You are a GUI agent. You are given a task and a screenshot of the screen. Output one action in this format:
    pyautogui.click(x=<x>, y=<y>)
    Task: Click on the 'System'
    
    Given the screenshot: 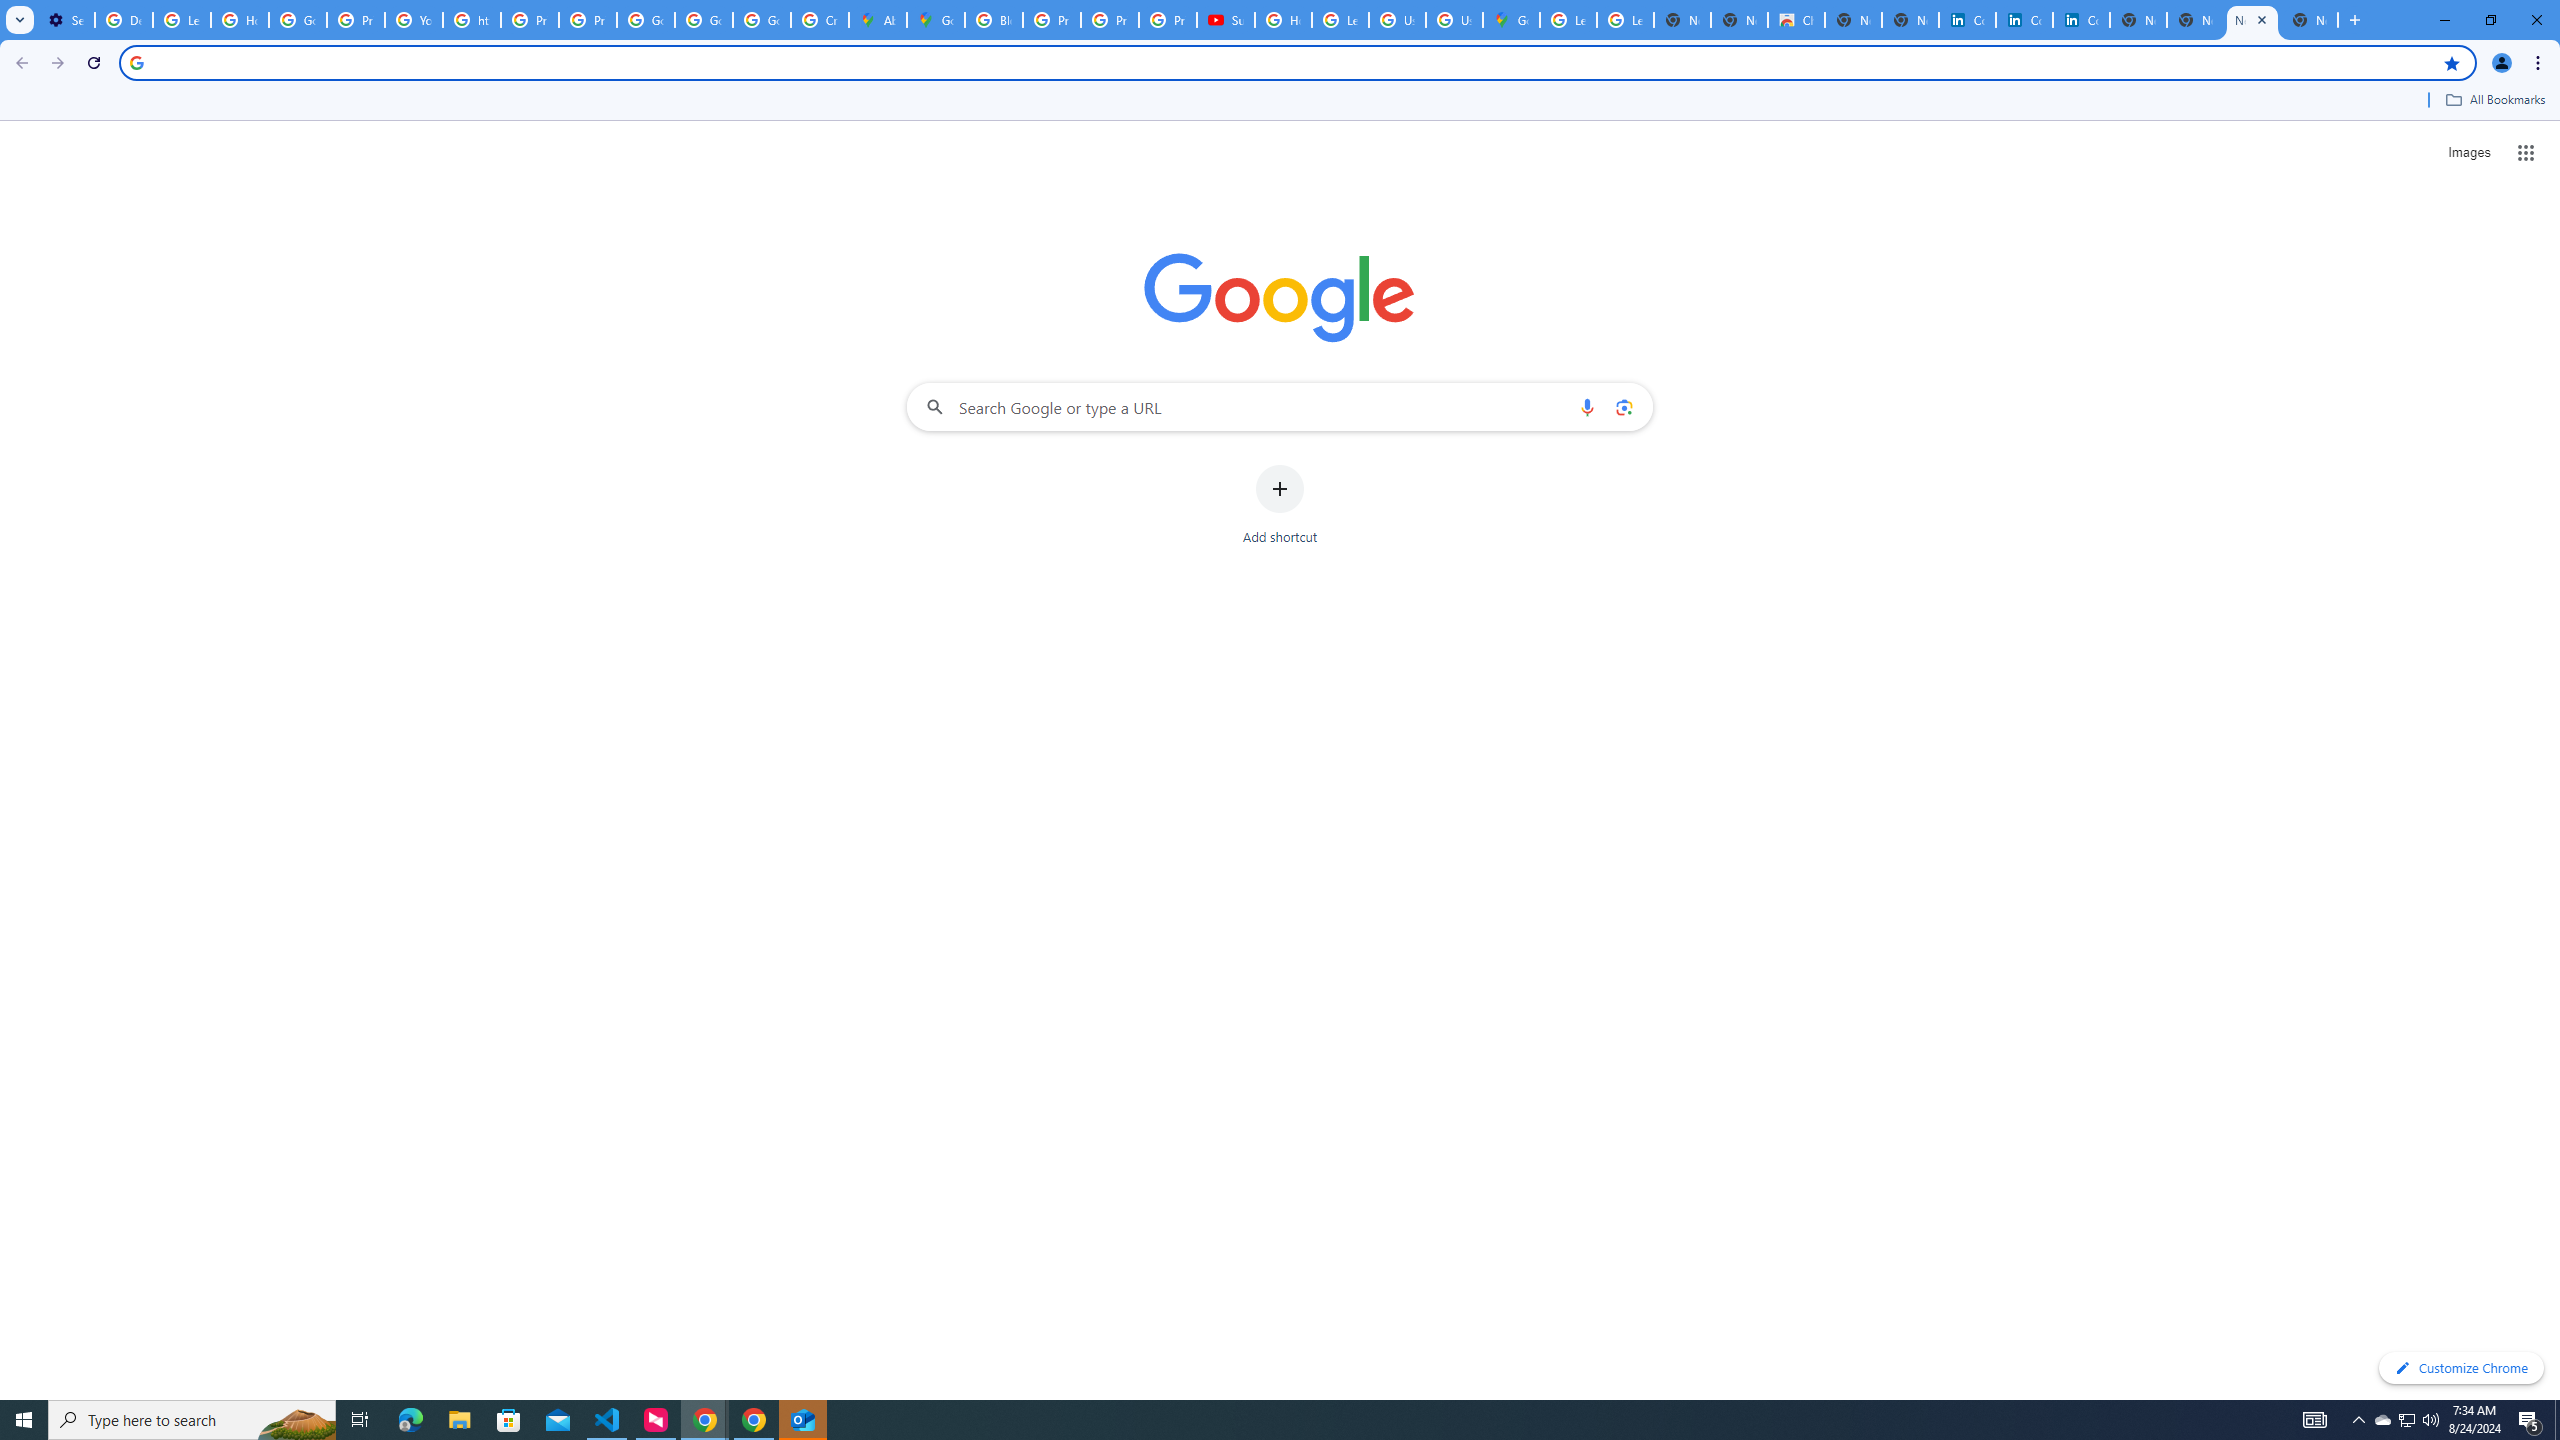 What is the action you would take?
    pyautogui.click(x=11, y=9)
    